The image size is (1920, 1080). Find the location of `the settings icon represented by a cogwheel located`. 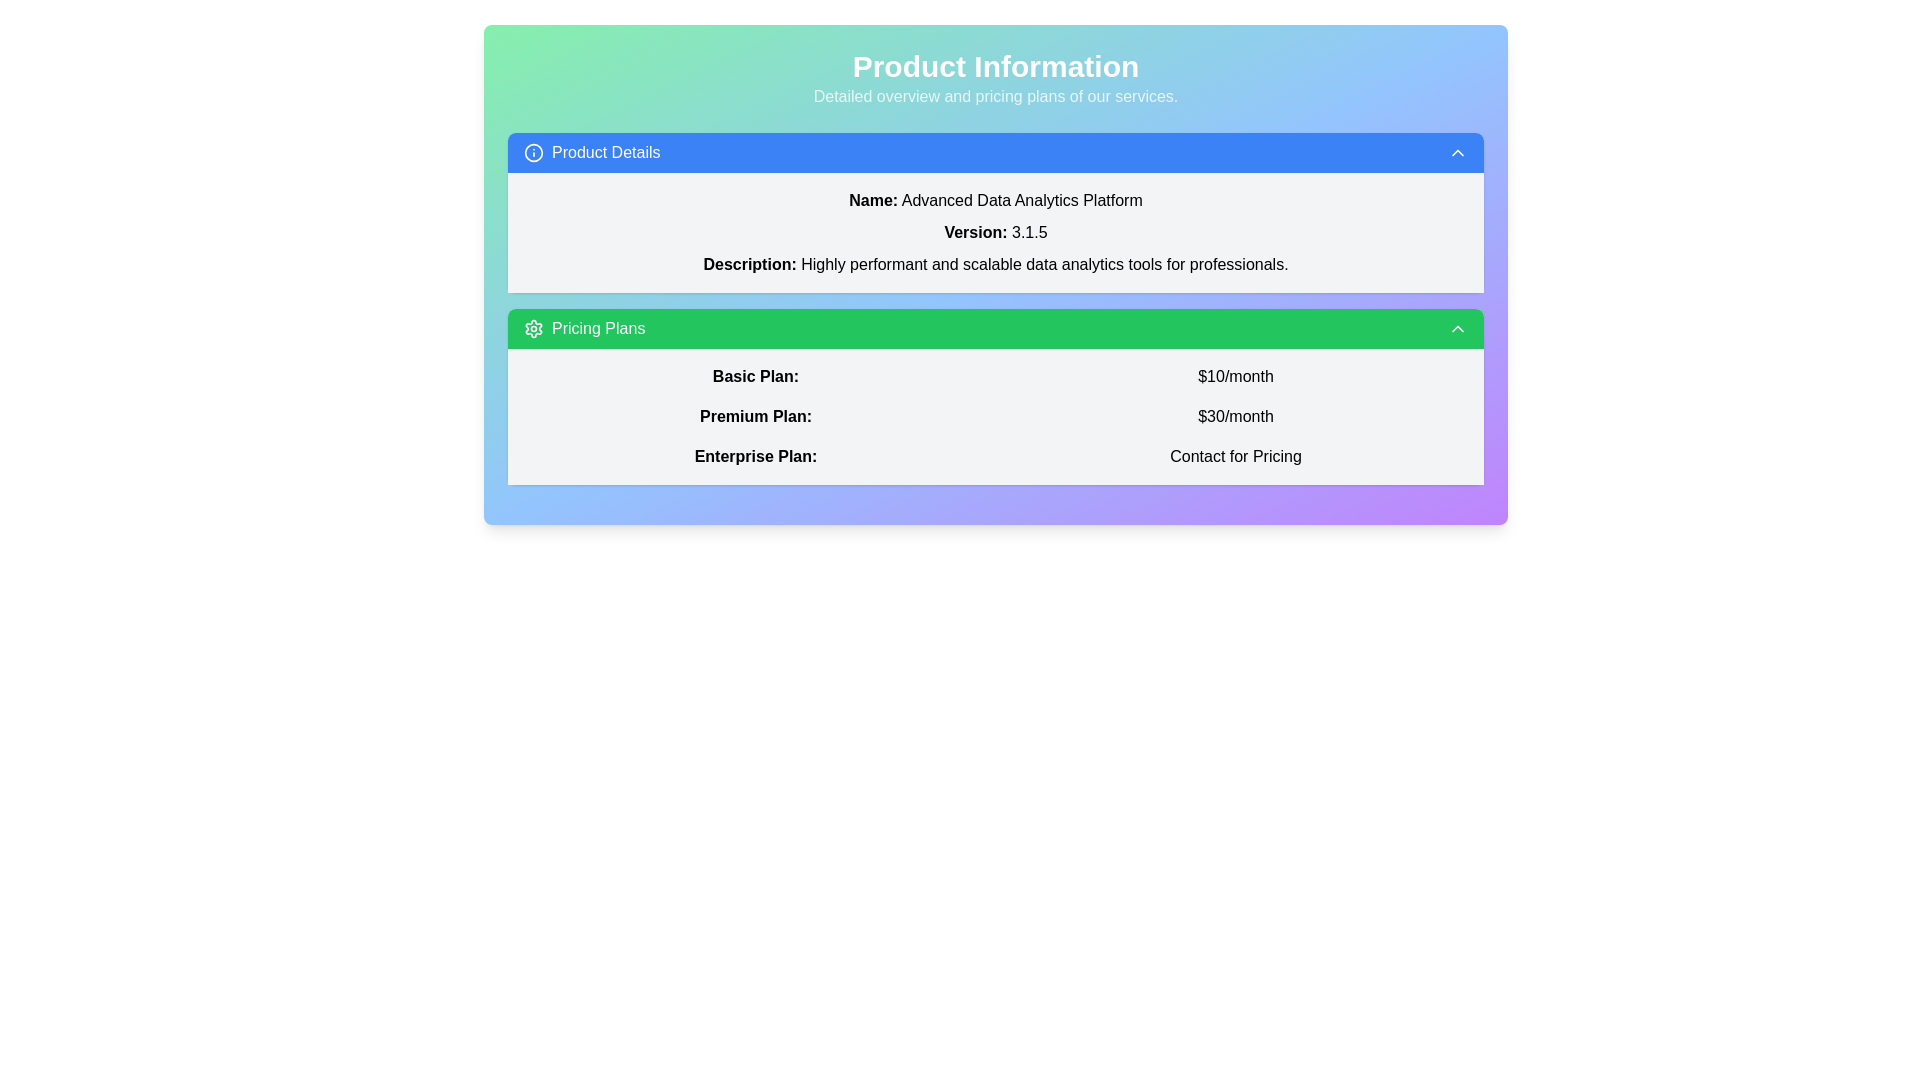

the settings icon represented by a cogwheel located is located at coordinates (533, 327).